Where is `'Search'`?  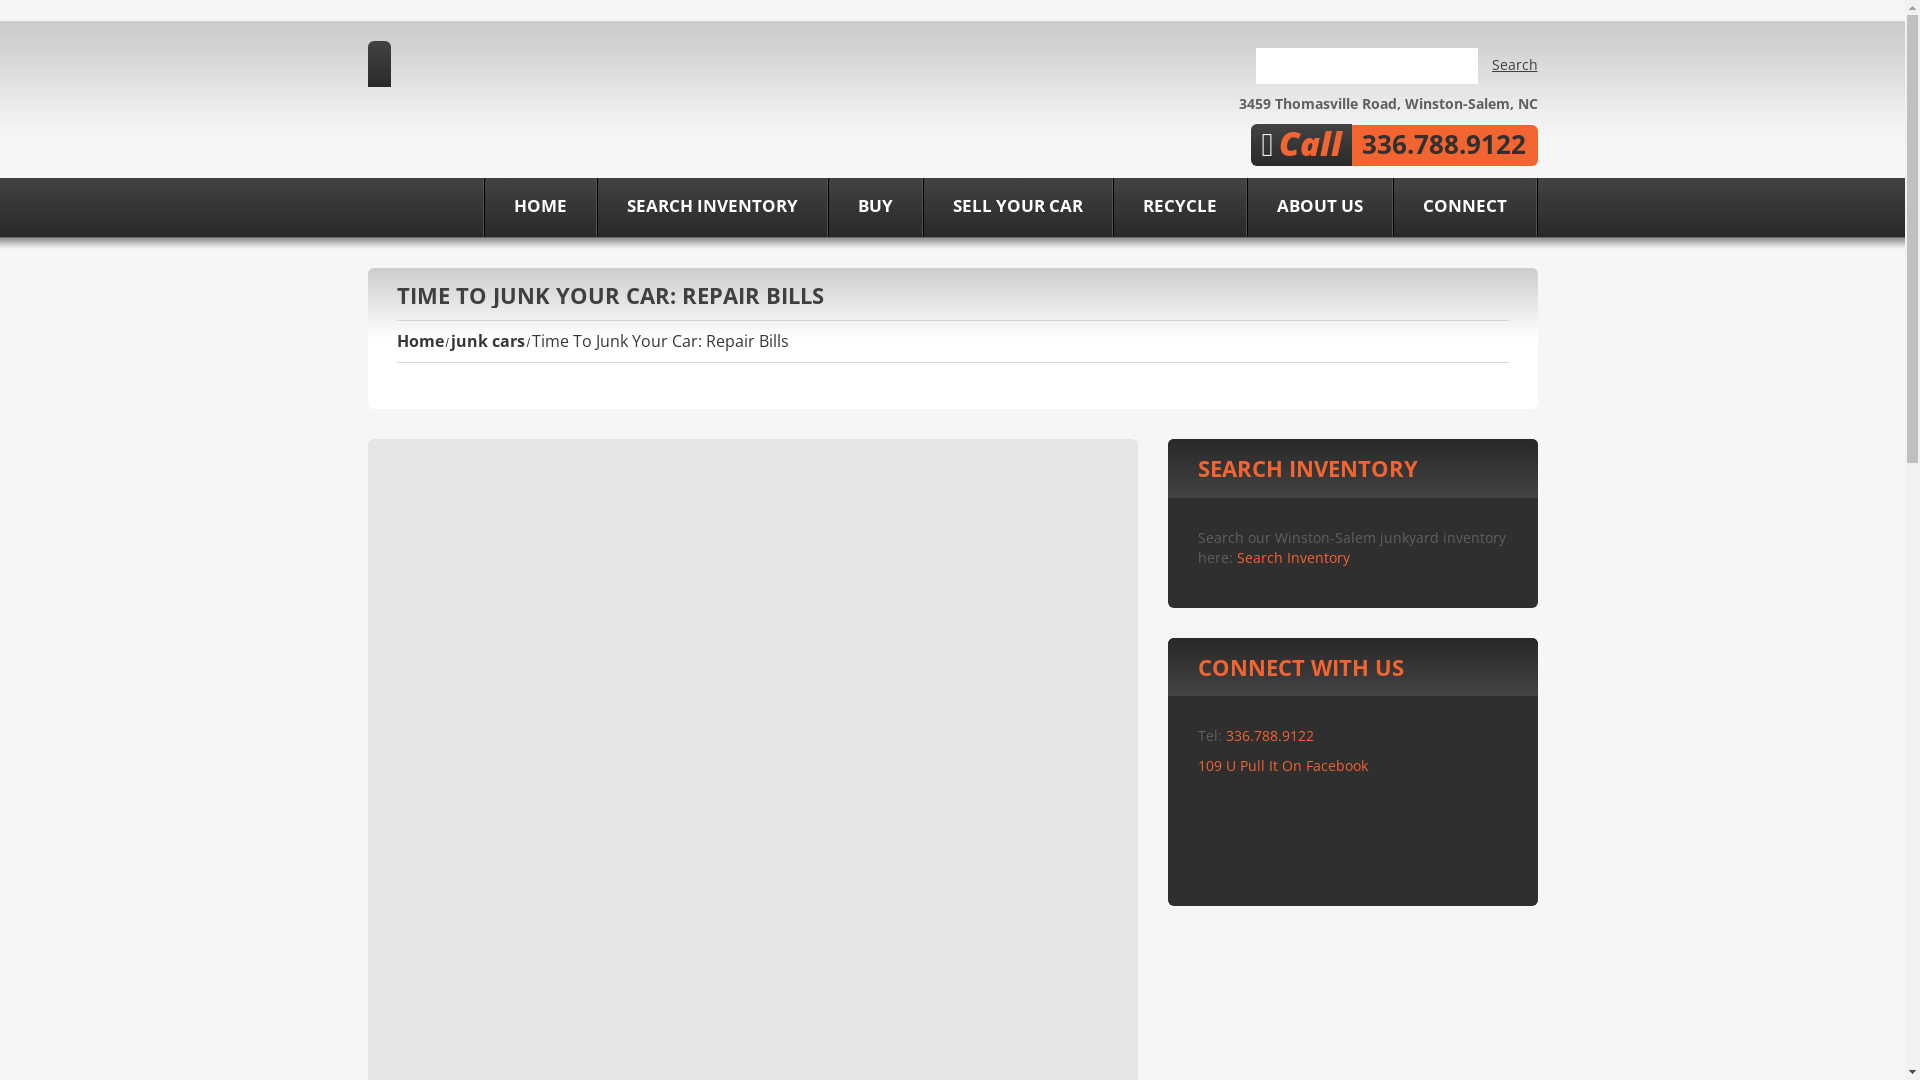
'Search' is located at coordinates (1492, 64).